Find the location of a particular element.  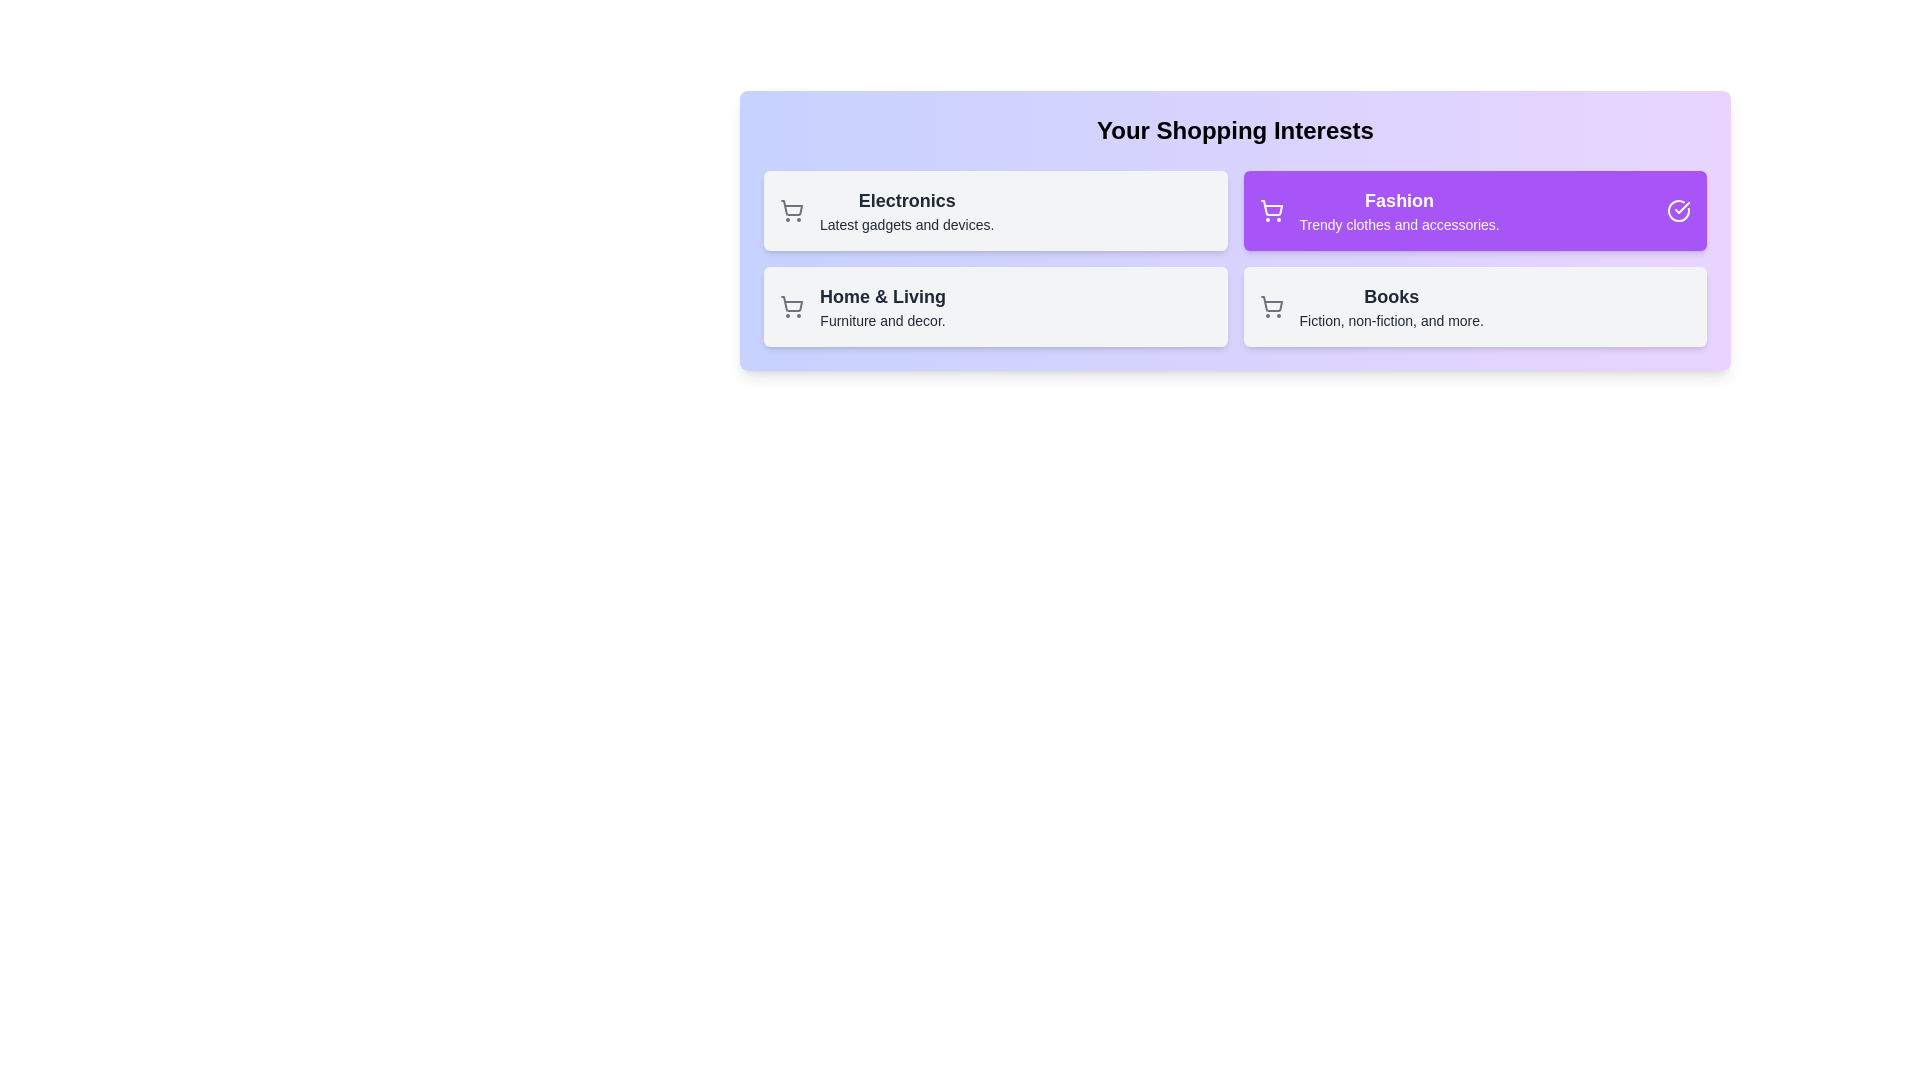

the icon for the category Electronics to toggle its state is located at coordinates (791, 211).